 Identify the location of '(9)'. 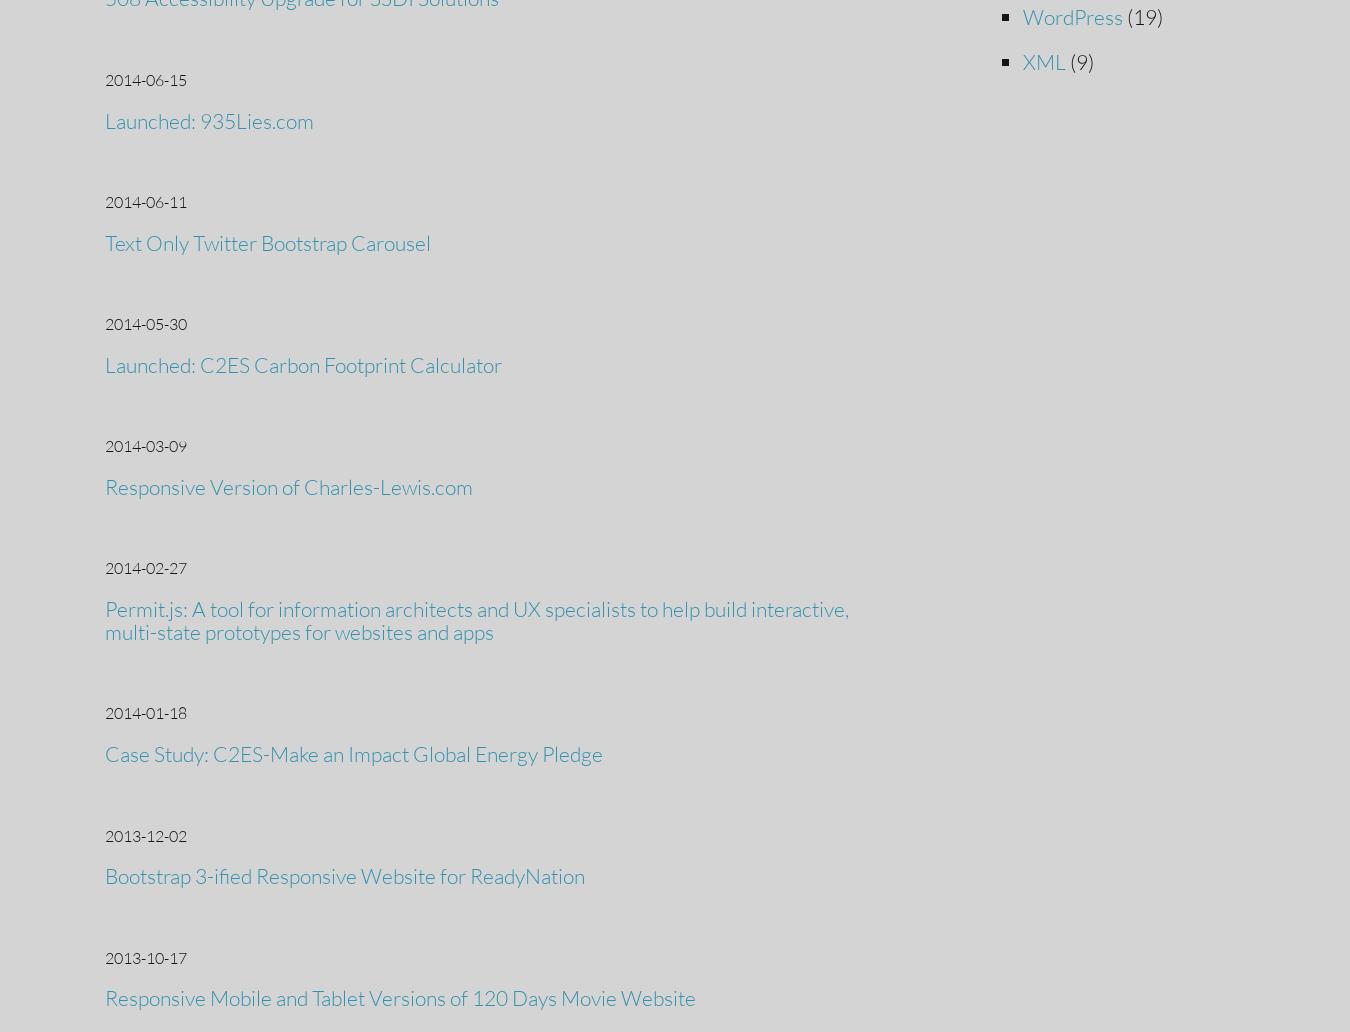
(1079, 62).